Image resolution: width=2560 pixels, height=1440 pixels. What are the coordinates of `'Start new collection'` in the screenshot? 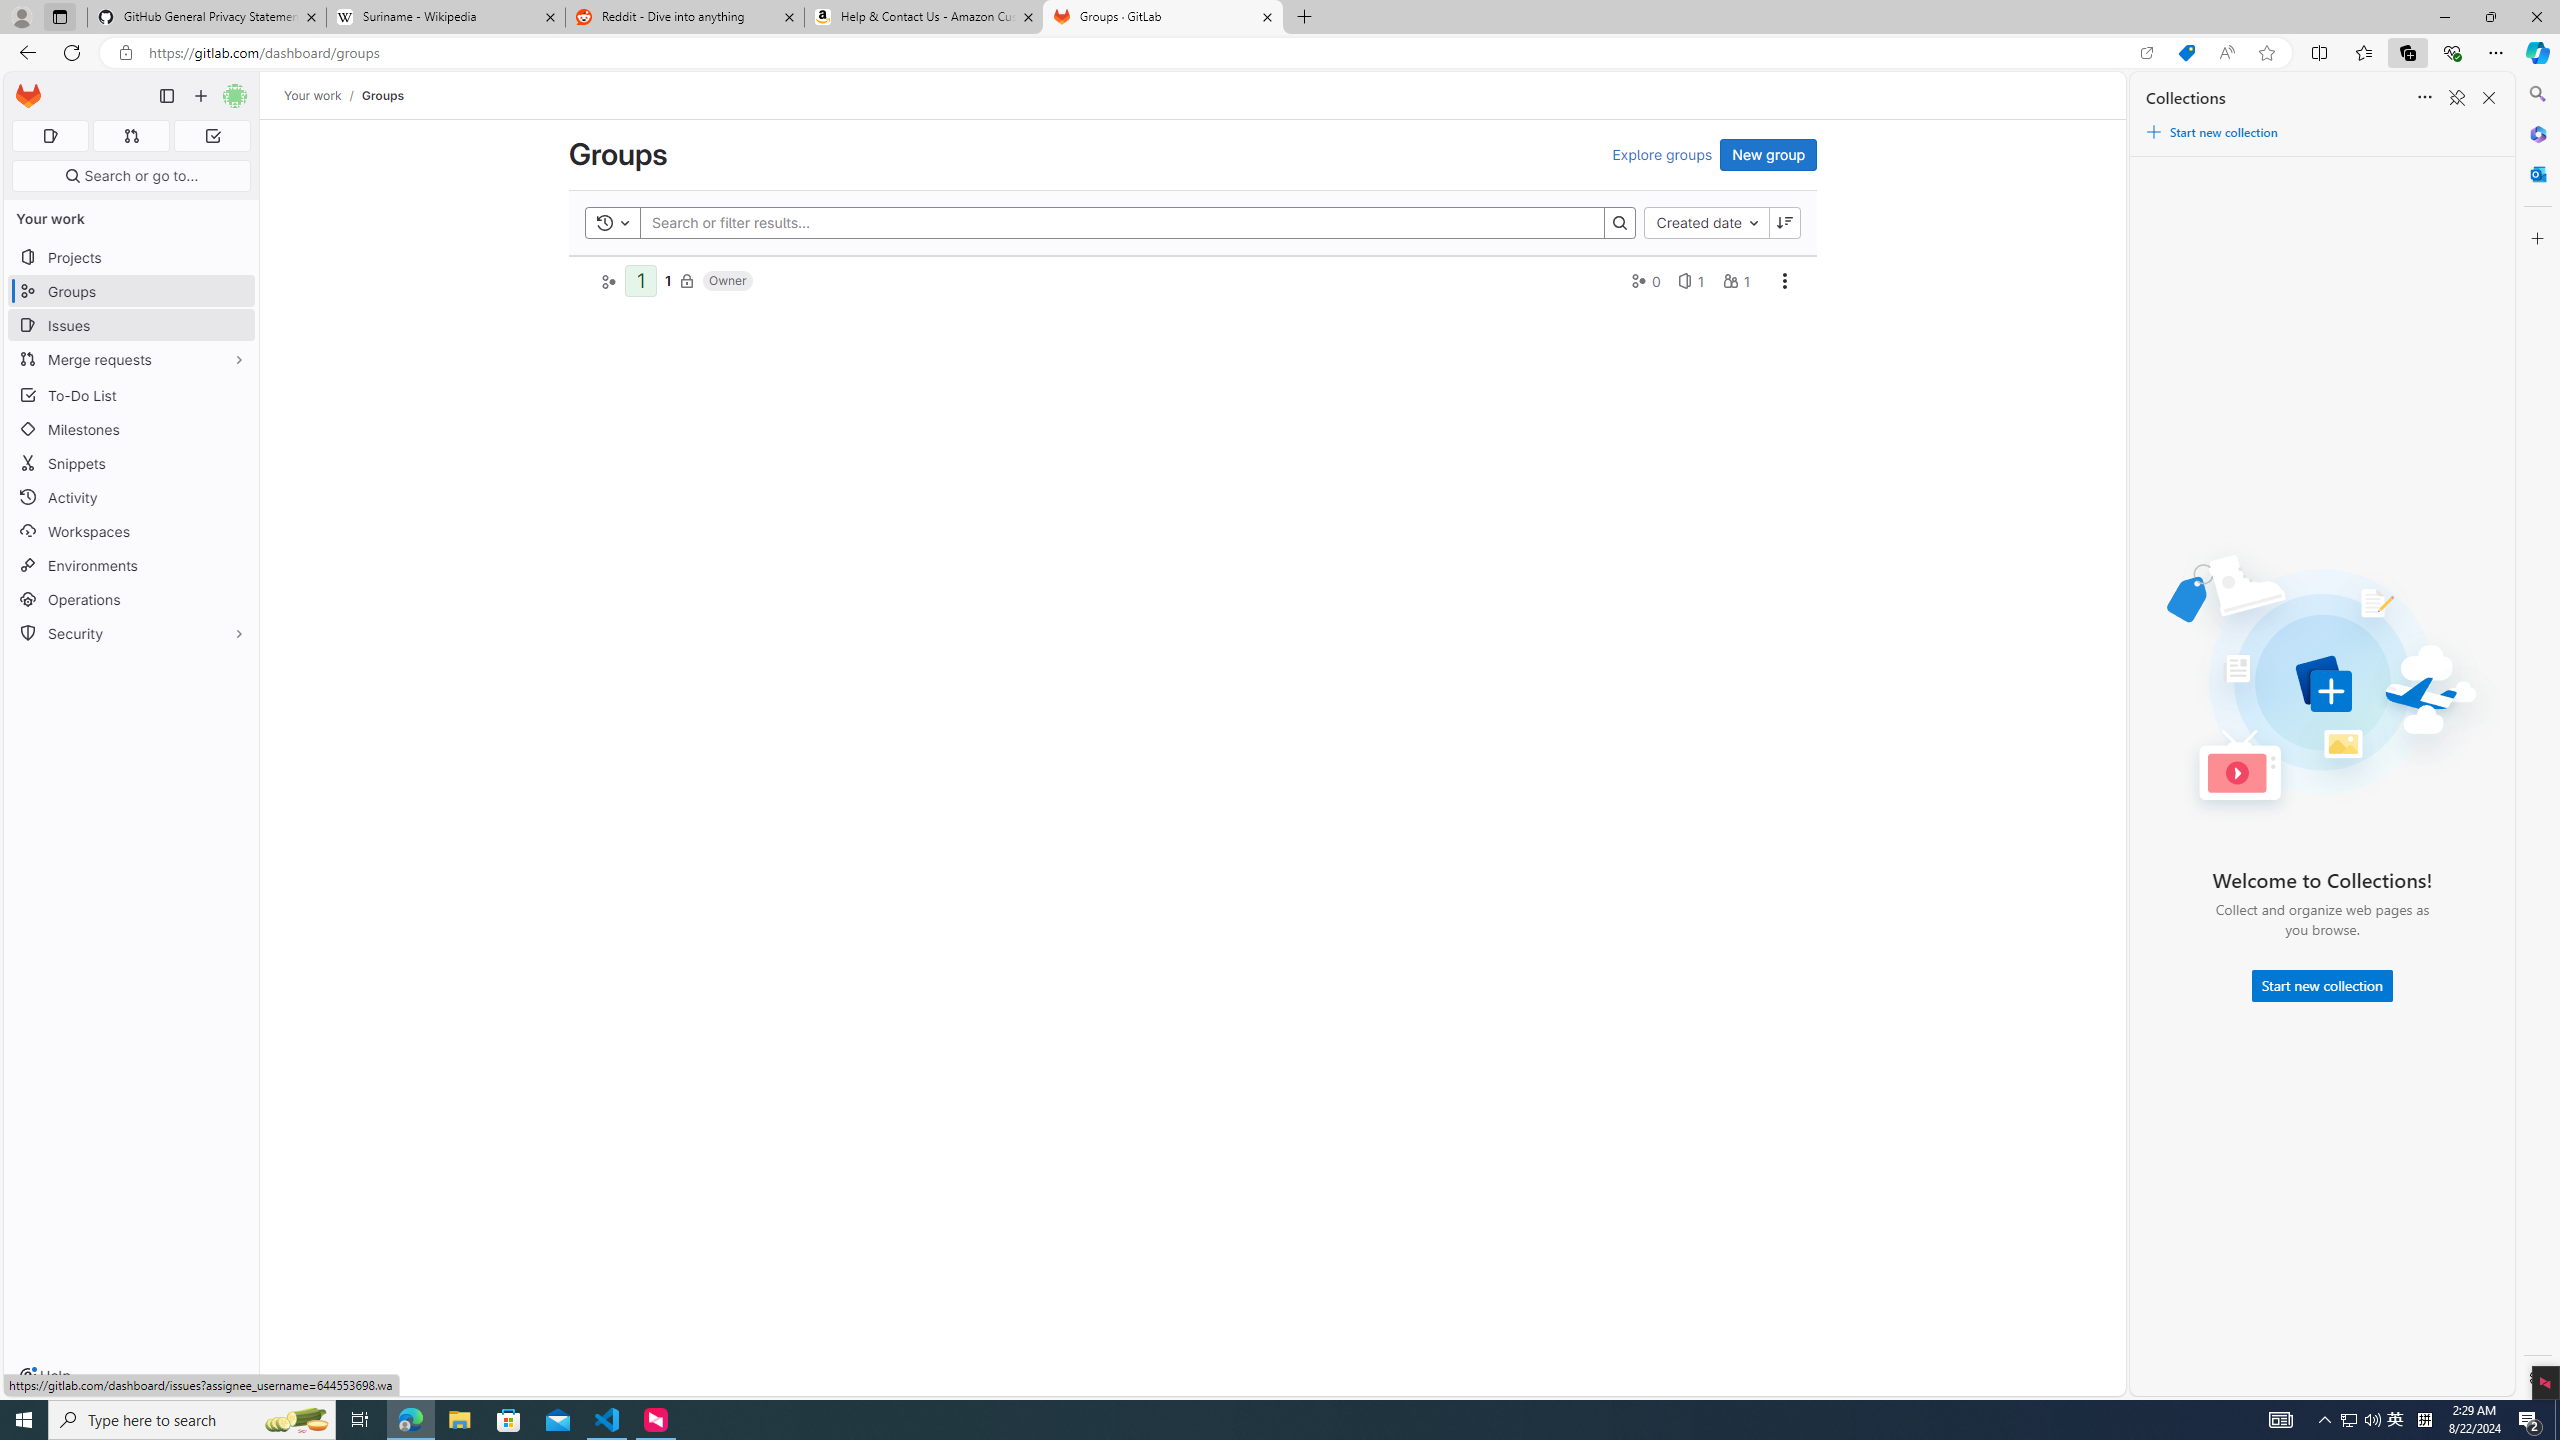 It's located at (2323, 984).